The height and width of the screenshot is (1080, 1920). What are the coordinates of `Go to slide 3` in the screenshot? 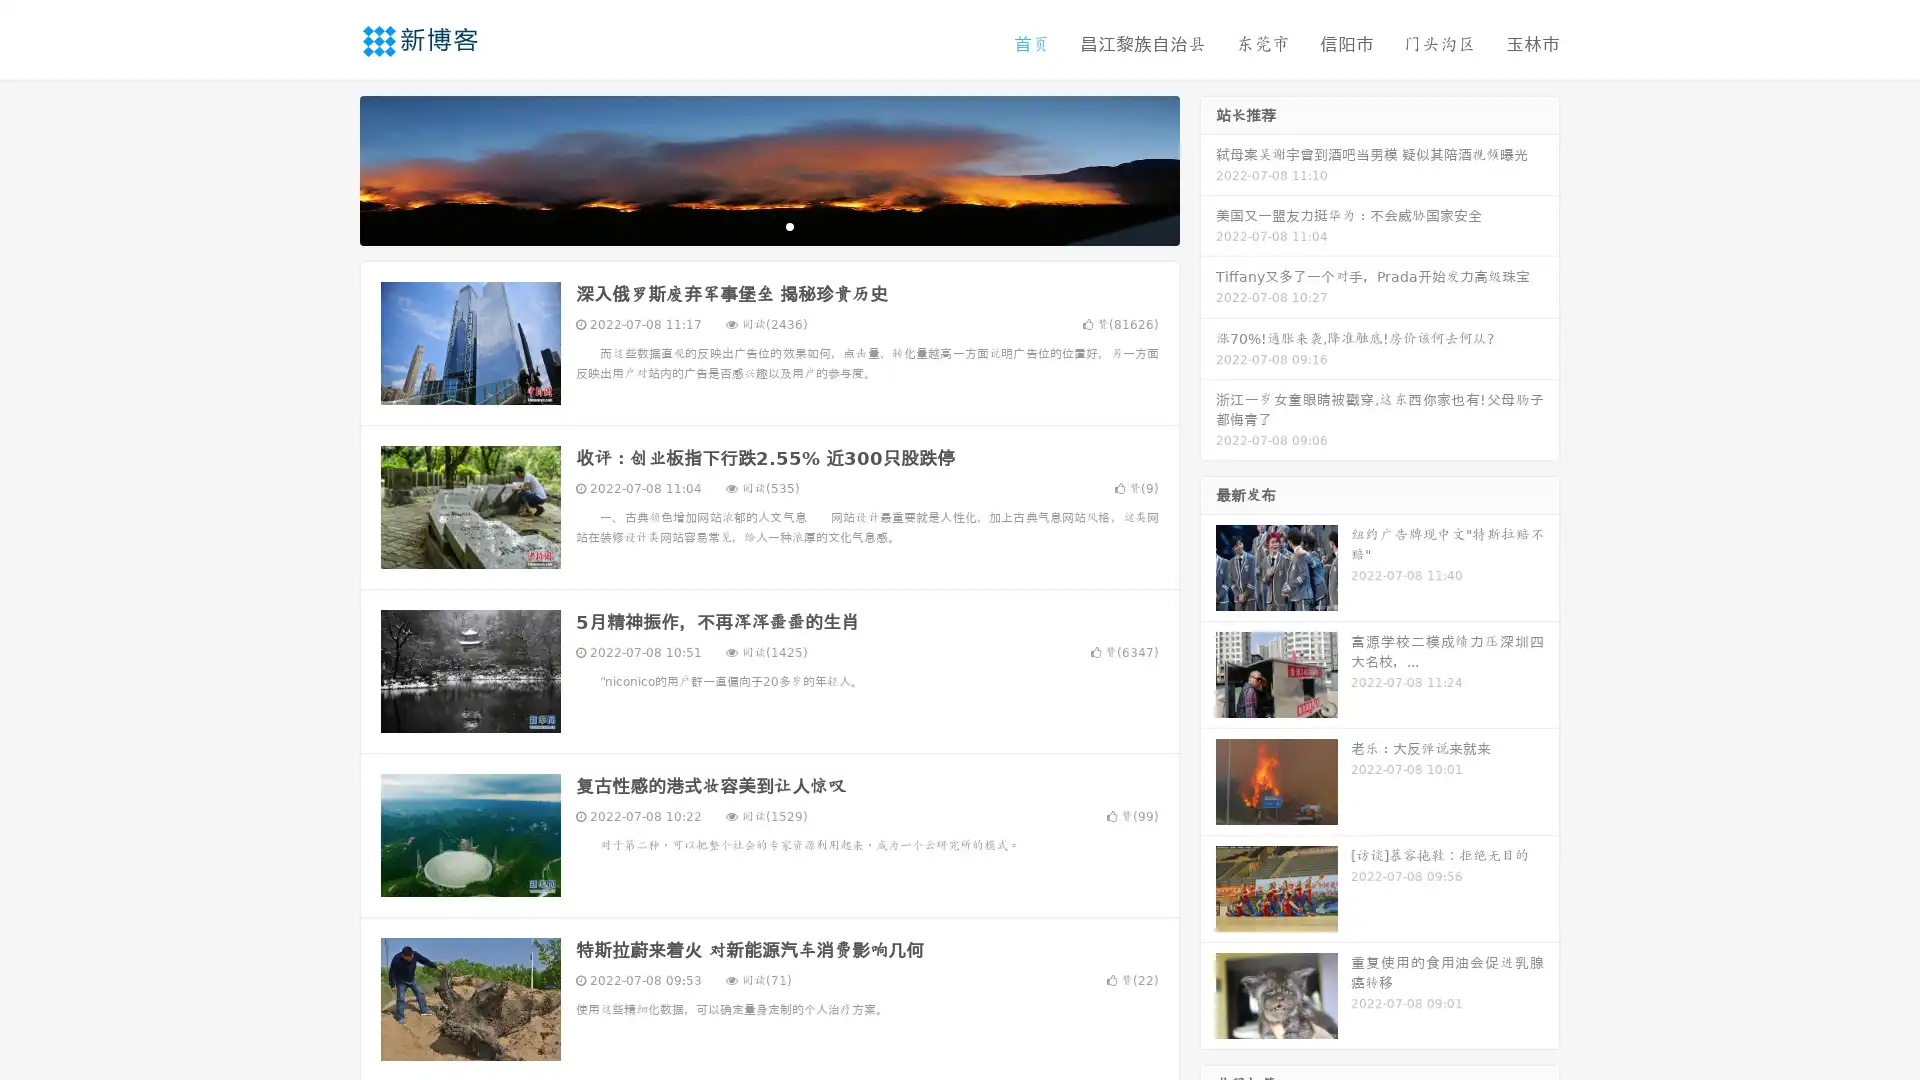 It's located at (789, 225).